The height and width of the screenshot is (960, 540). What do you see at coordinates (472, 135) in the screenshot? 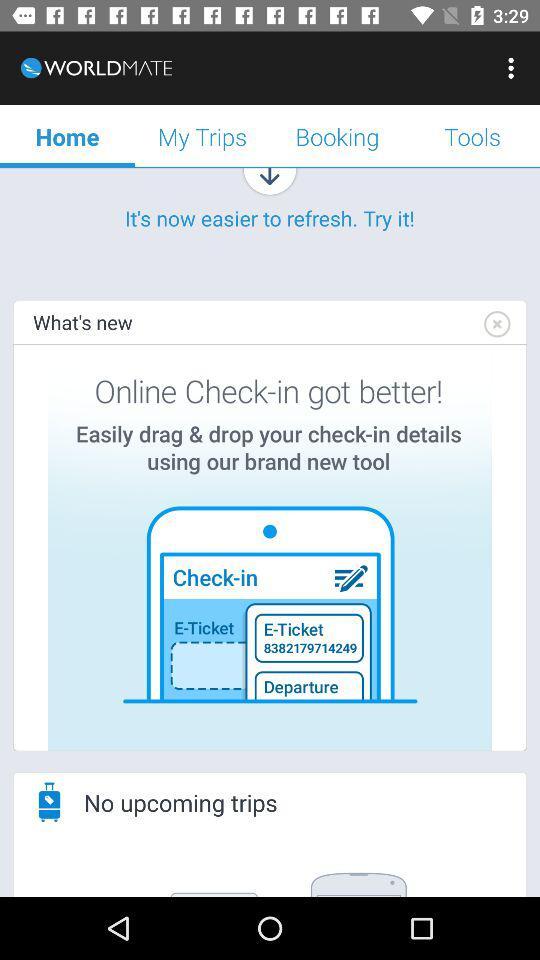
I see `the item next to booking` at bounding box center [472, 135].